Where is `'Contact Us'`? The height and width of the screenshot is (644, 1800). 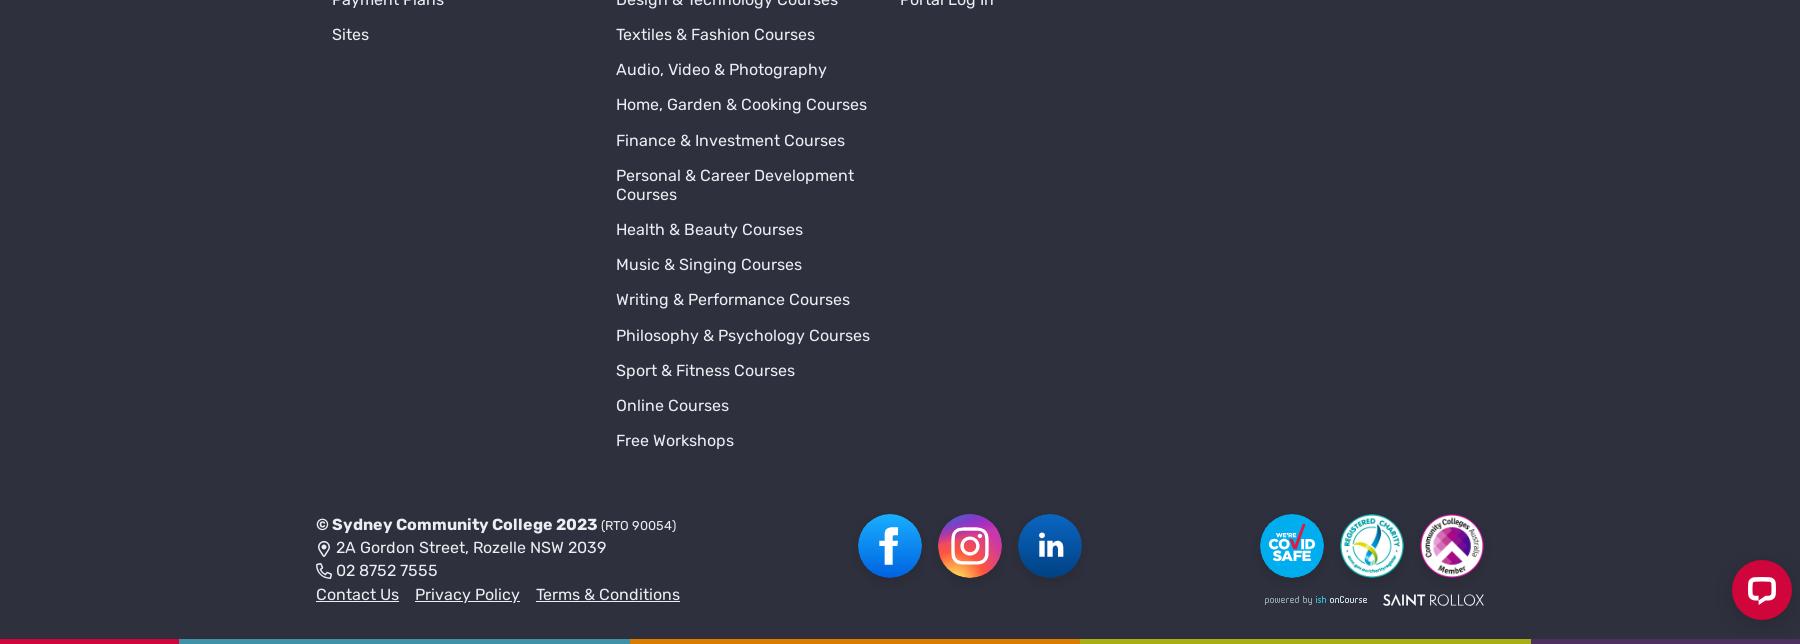 'Contact Us' is located at coordinates (315, 313).